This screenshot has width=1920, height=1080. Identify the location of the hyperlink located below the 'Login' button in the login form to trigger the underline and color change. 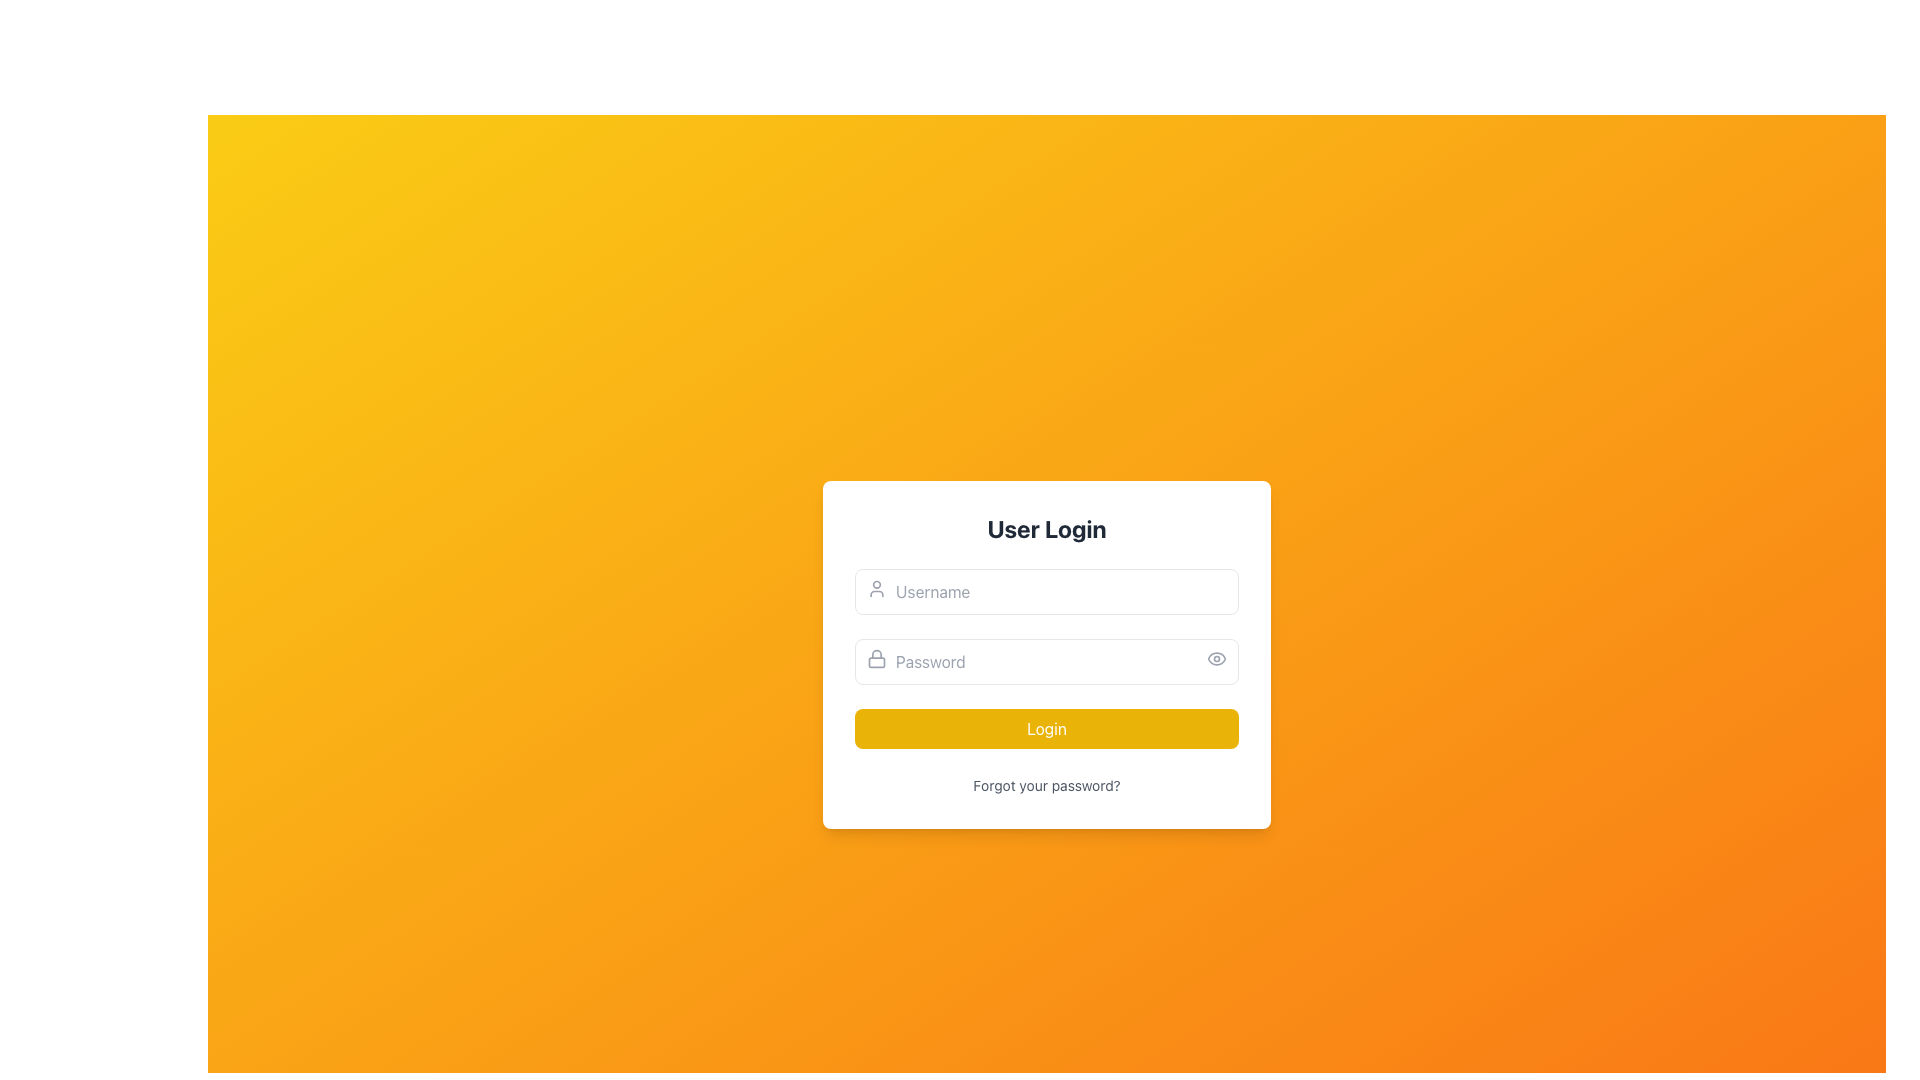
(1045, 784).